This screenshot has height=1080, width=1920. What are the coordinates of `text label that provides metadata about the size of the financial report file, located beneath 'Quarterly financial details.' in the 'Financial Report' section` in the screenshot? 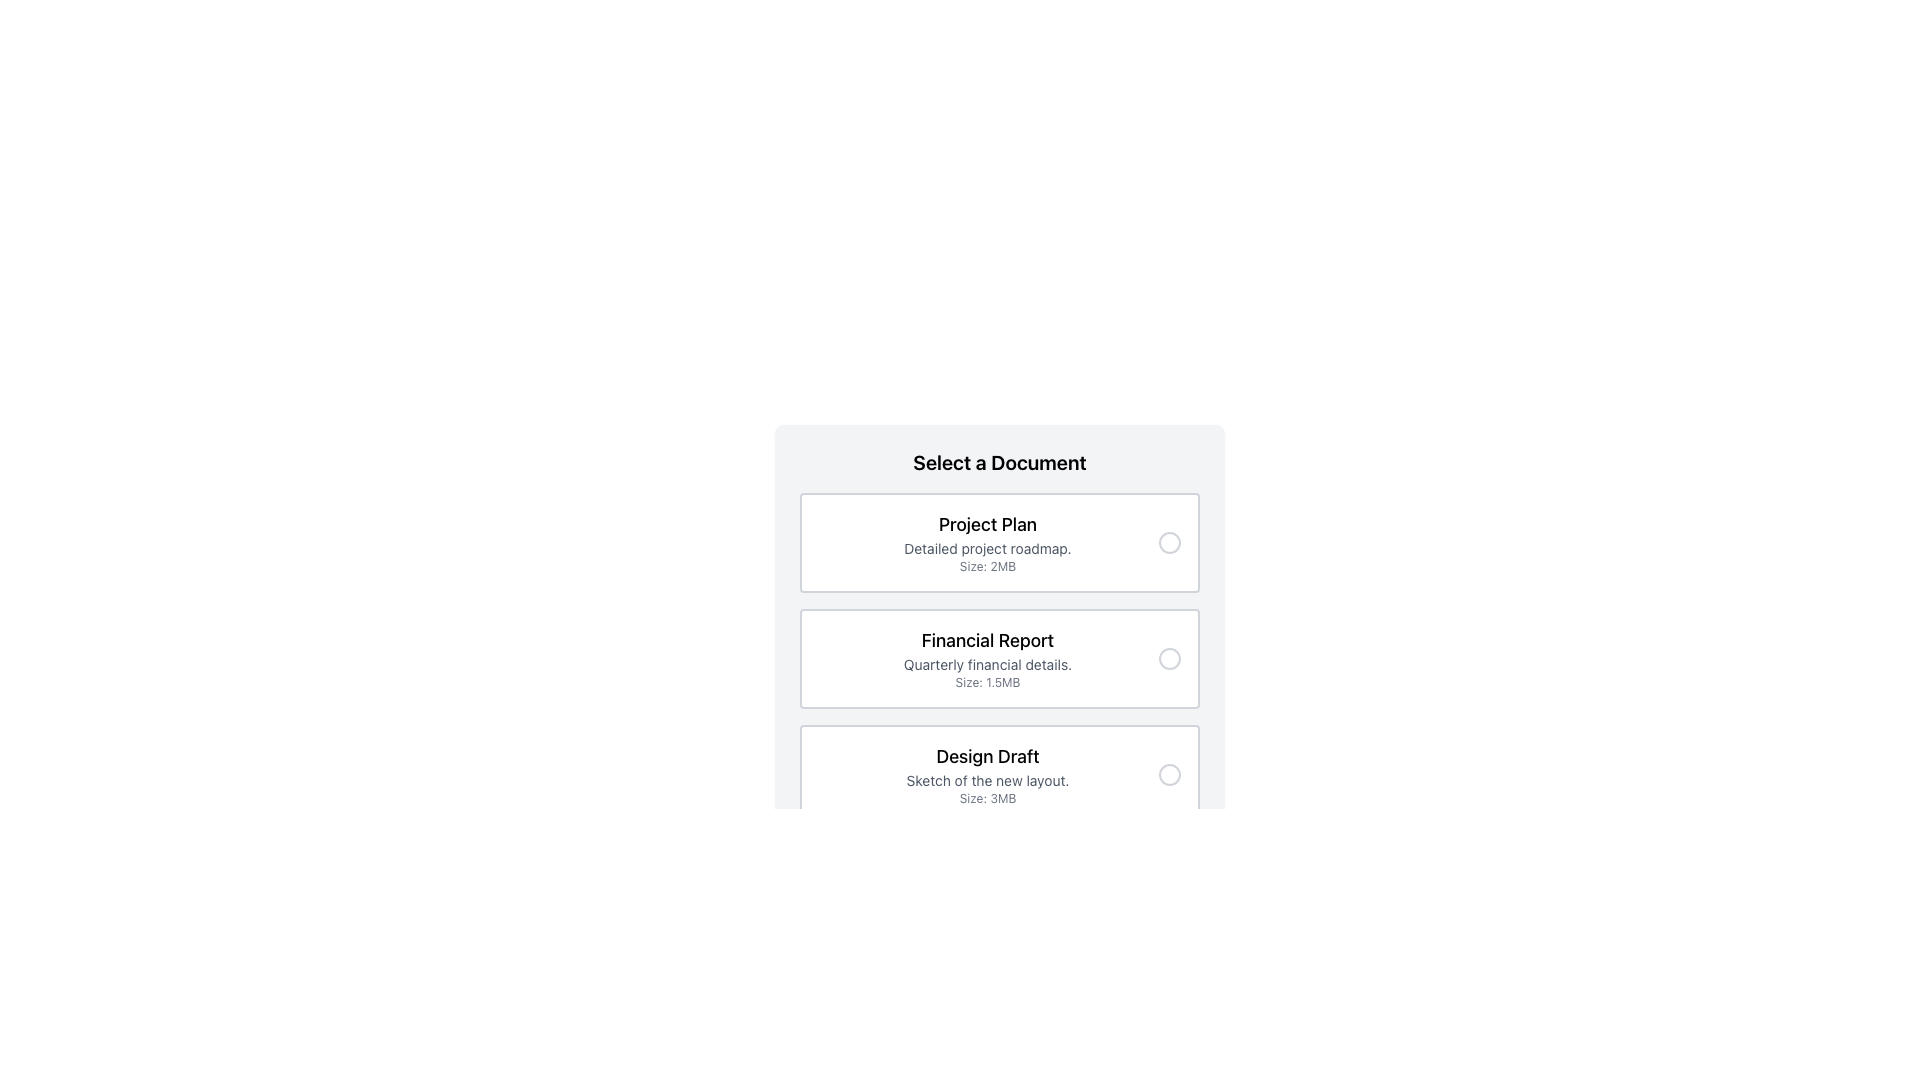 It's located at (988, 681).